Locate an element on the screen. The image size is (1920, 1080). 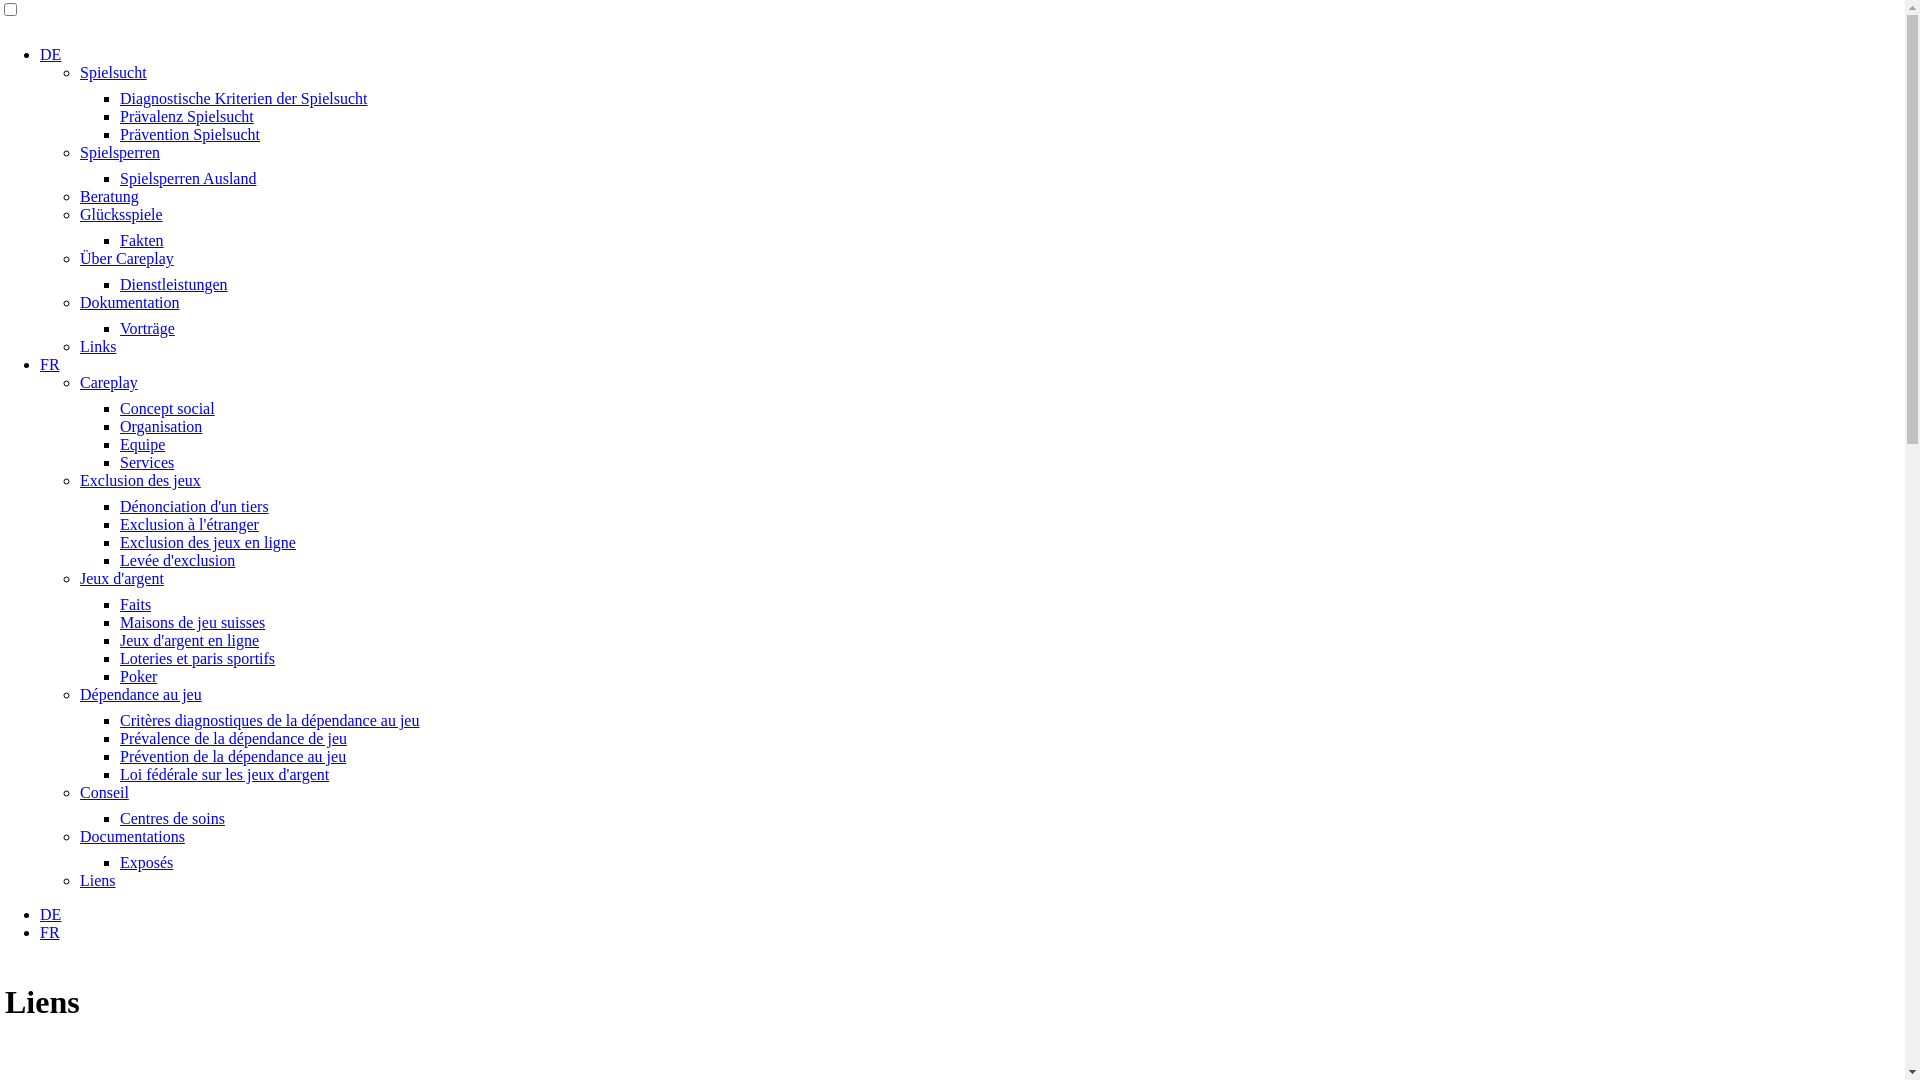
'Spielsperren' is located at coordinates (119, 151).